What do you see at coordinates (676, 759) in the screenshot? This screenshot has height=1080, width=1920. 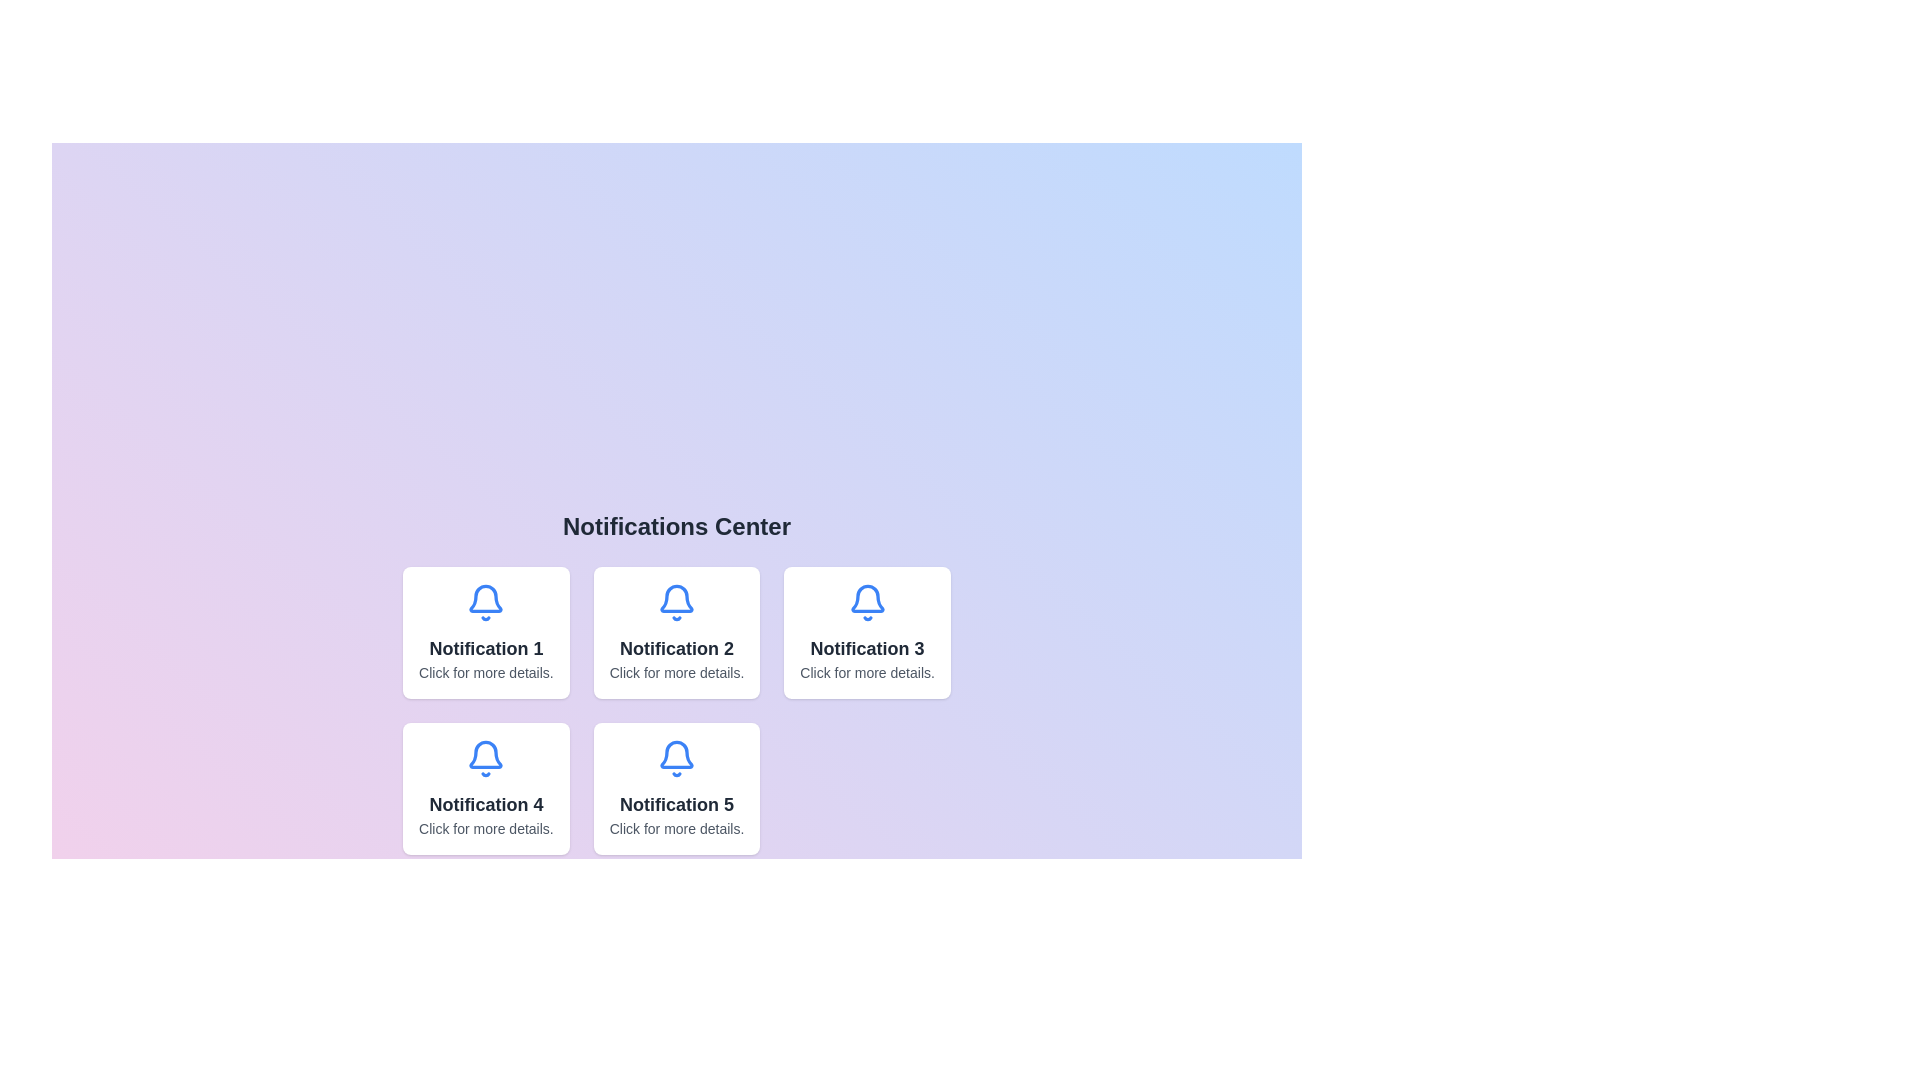 I see `notification bell icon located in the center of the 'Notification 5' card, which has a blue outline on a white background, by clicking on it` at bounding box center [676, 759].